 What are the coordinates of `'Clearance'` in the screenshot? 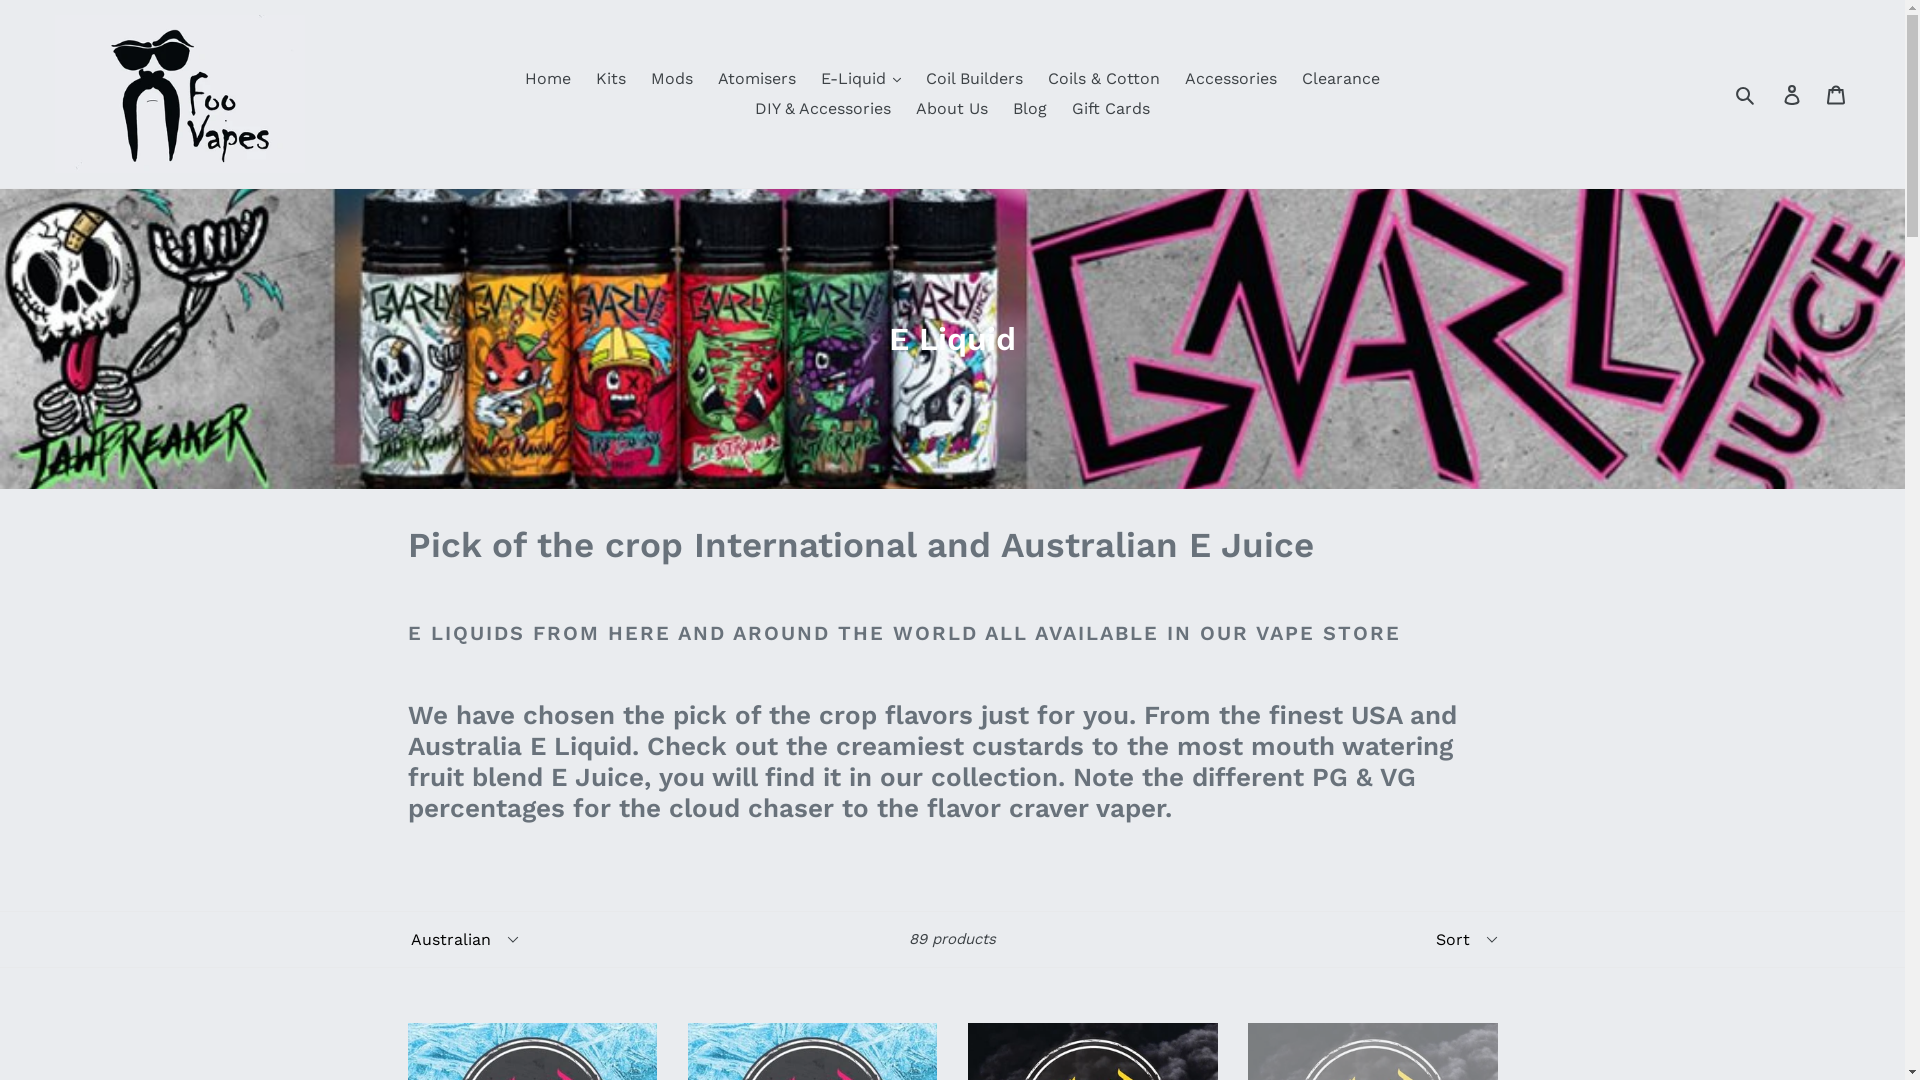 It's located at (1340, 77).